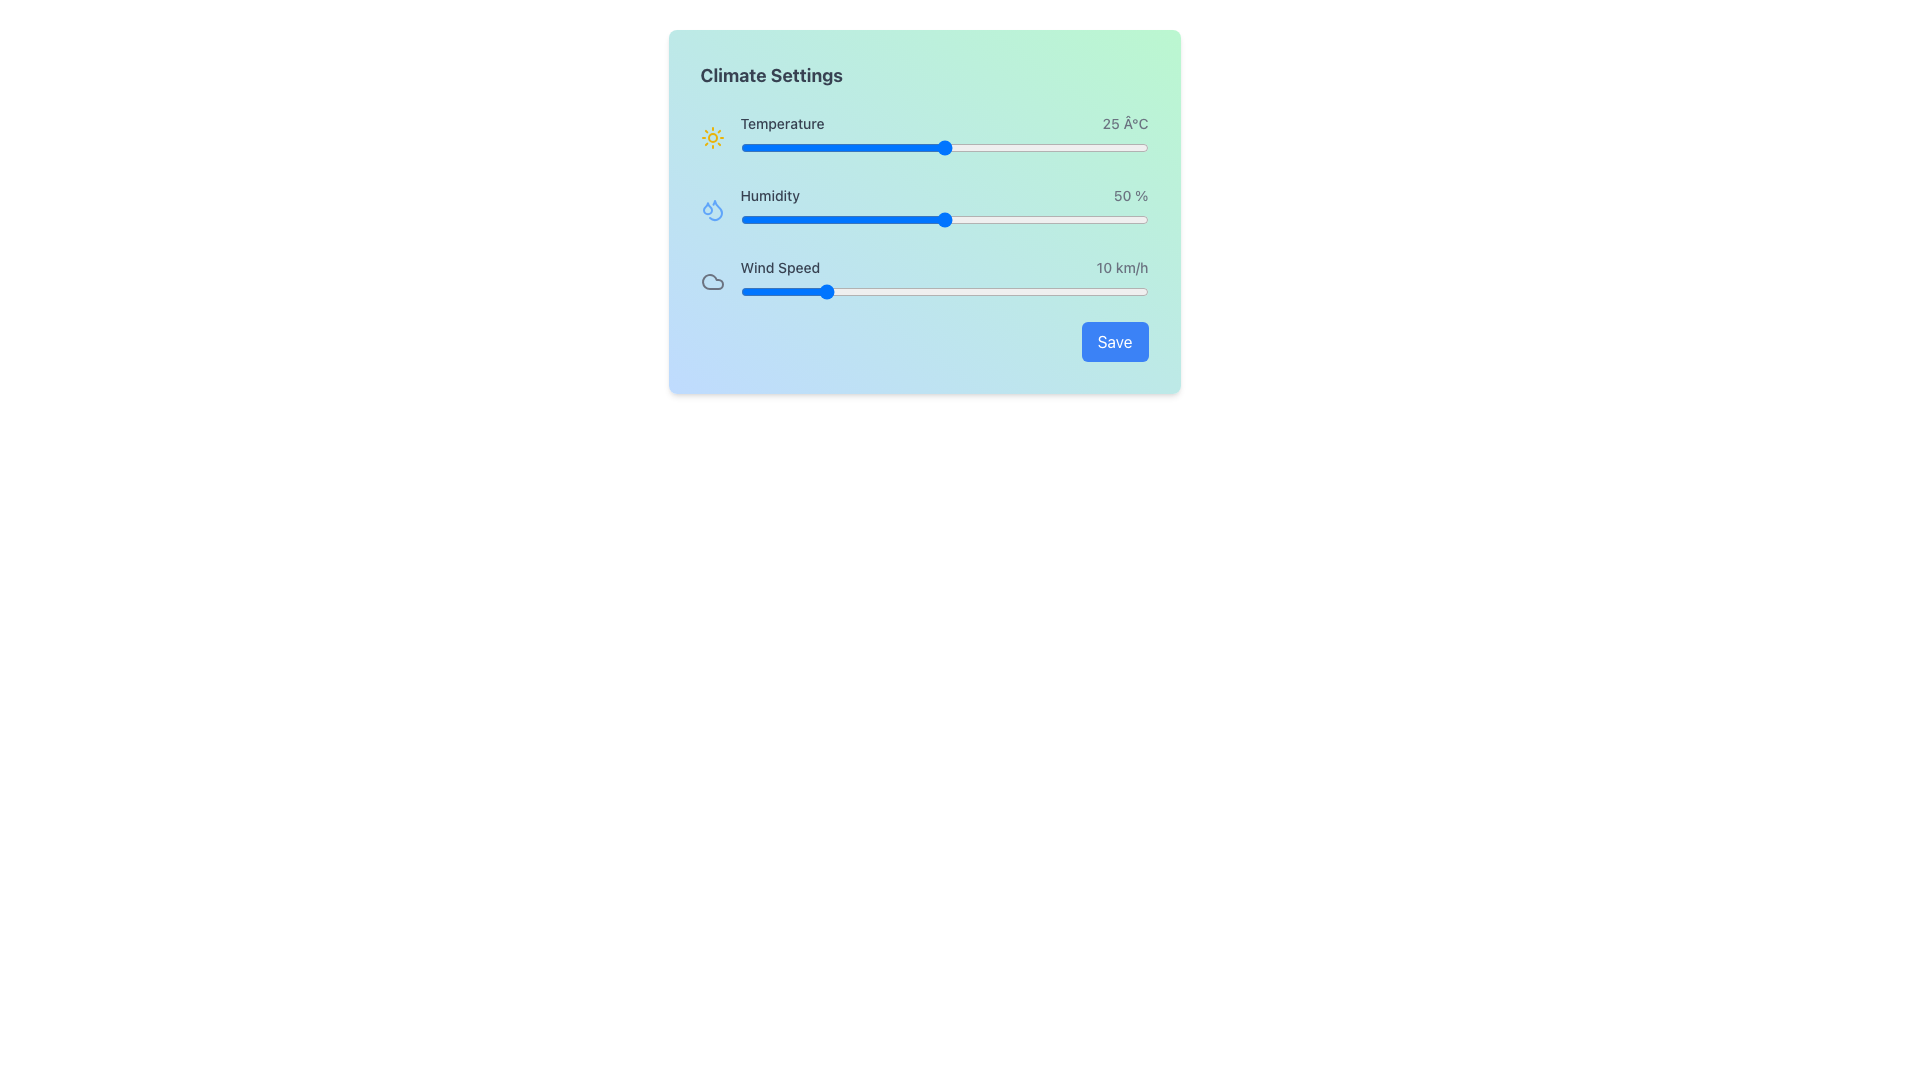 The image size is (1920, 1080). I want to click on wind speed, so click(739, 292).